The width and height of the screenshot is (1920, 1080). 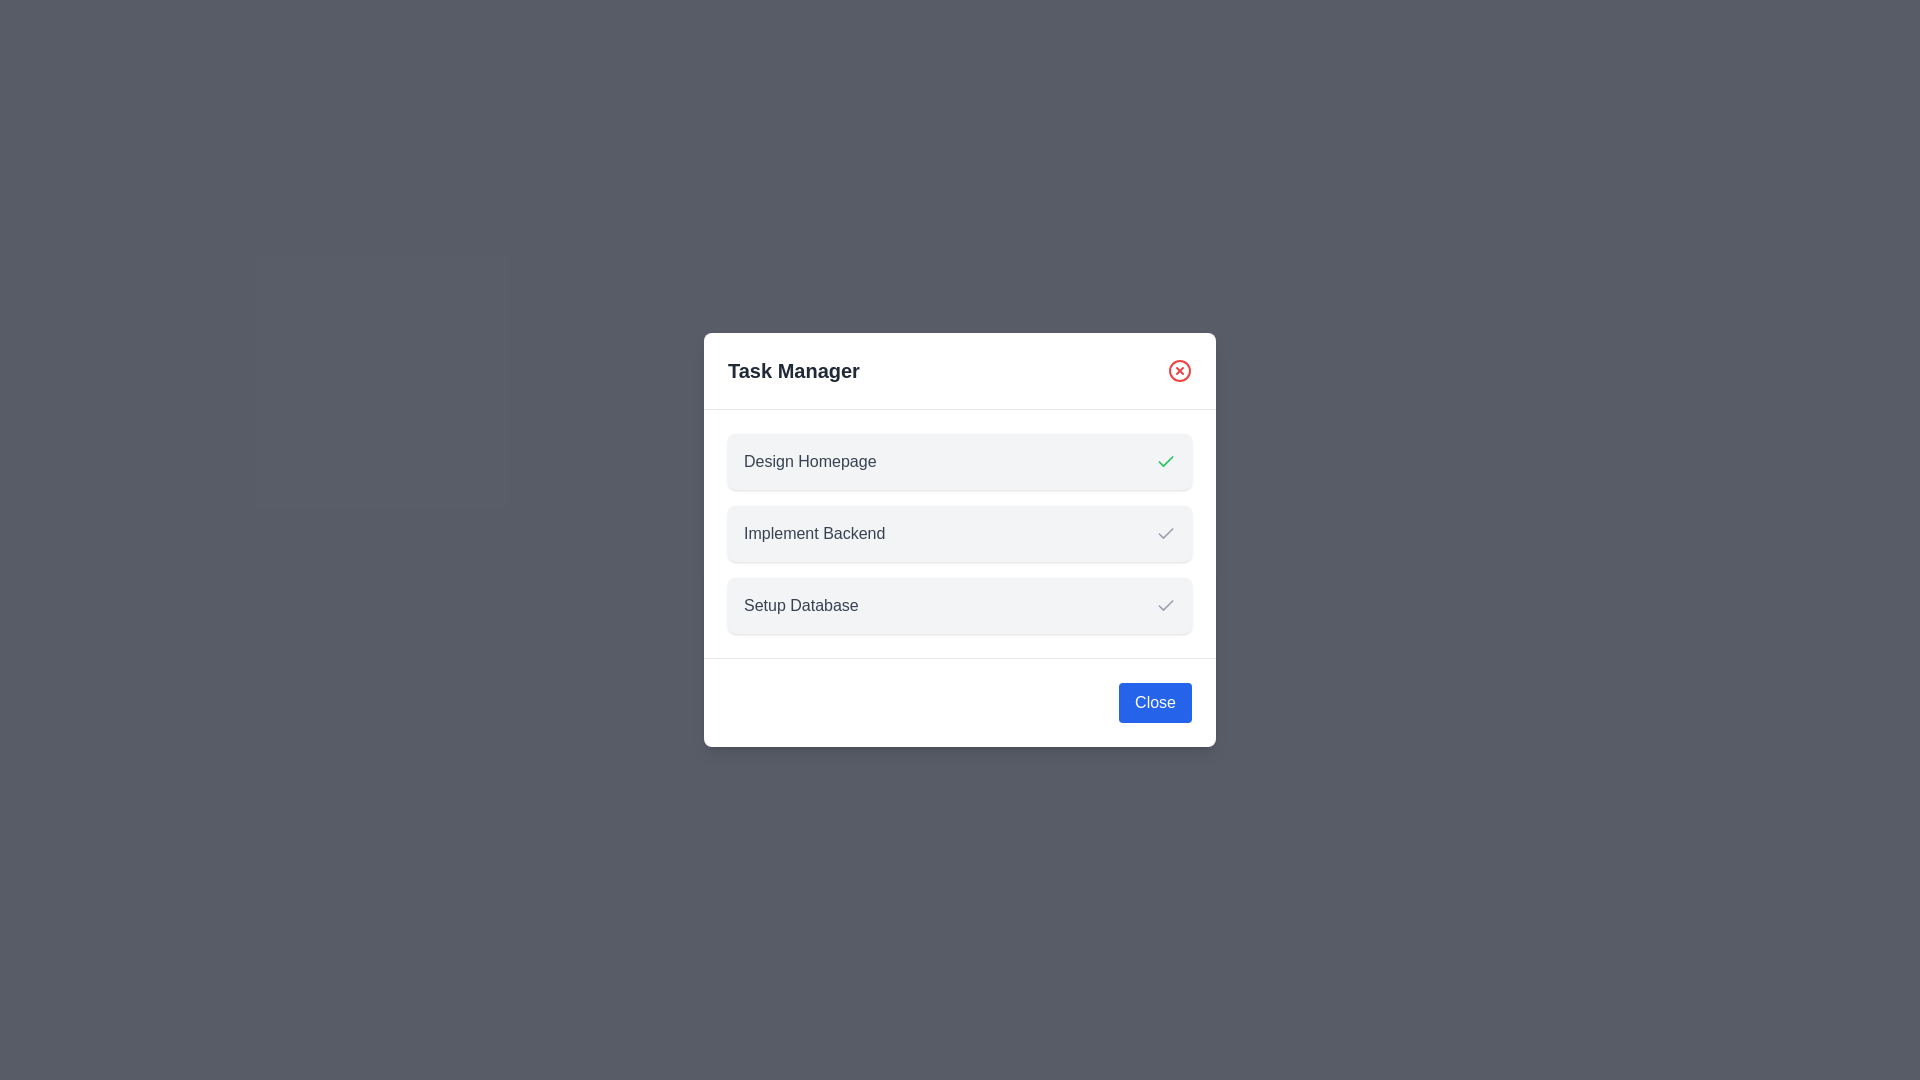 I want to click on the task item corresponding to Design Homepage to inspect its details, so click(x=960, y=462).